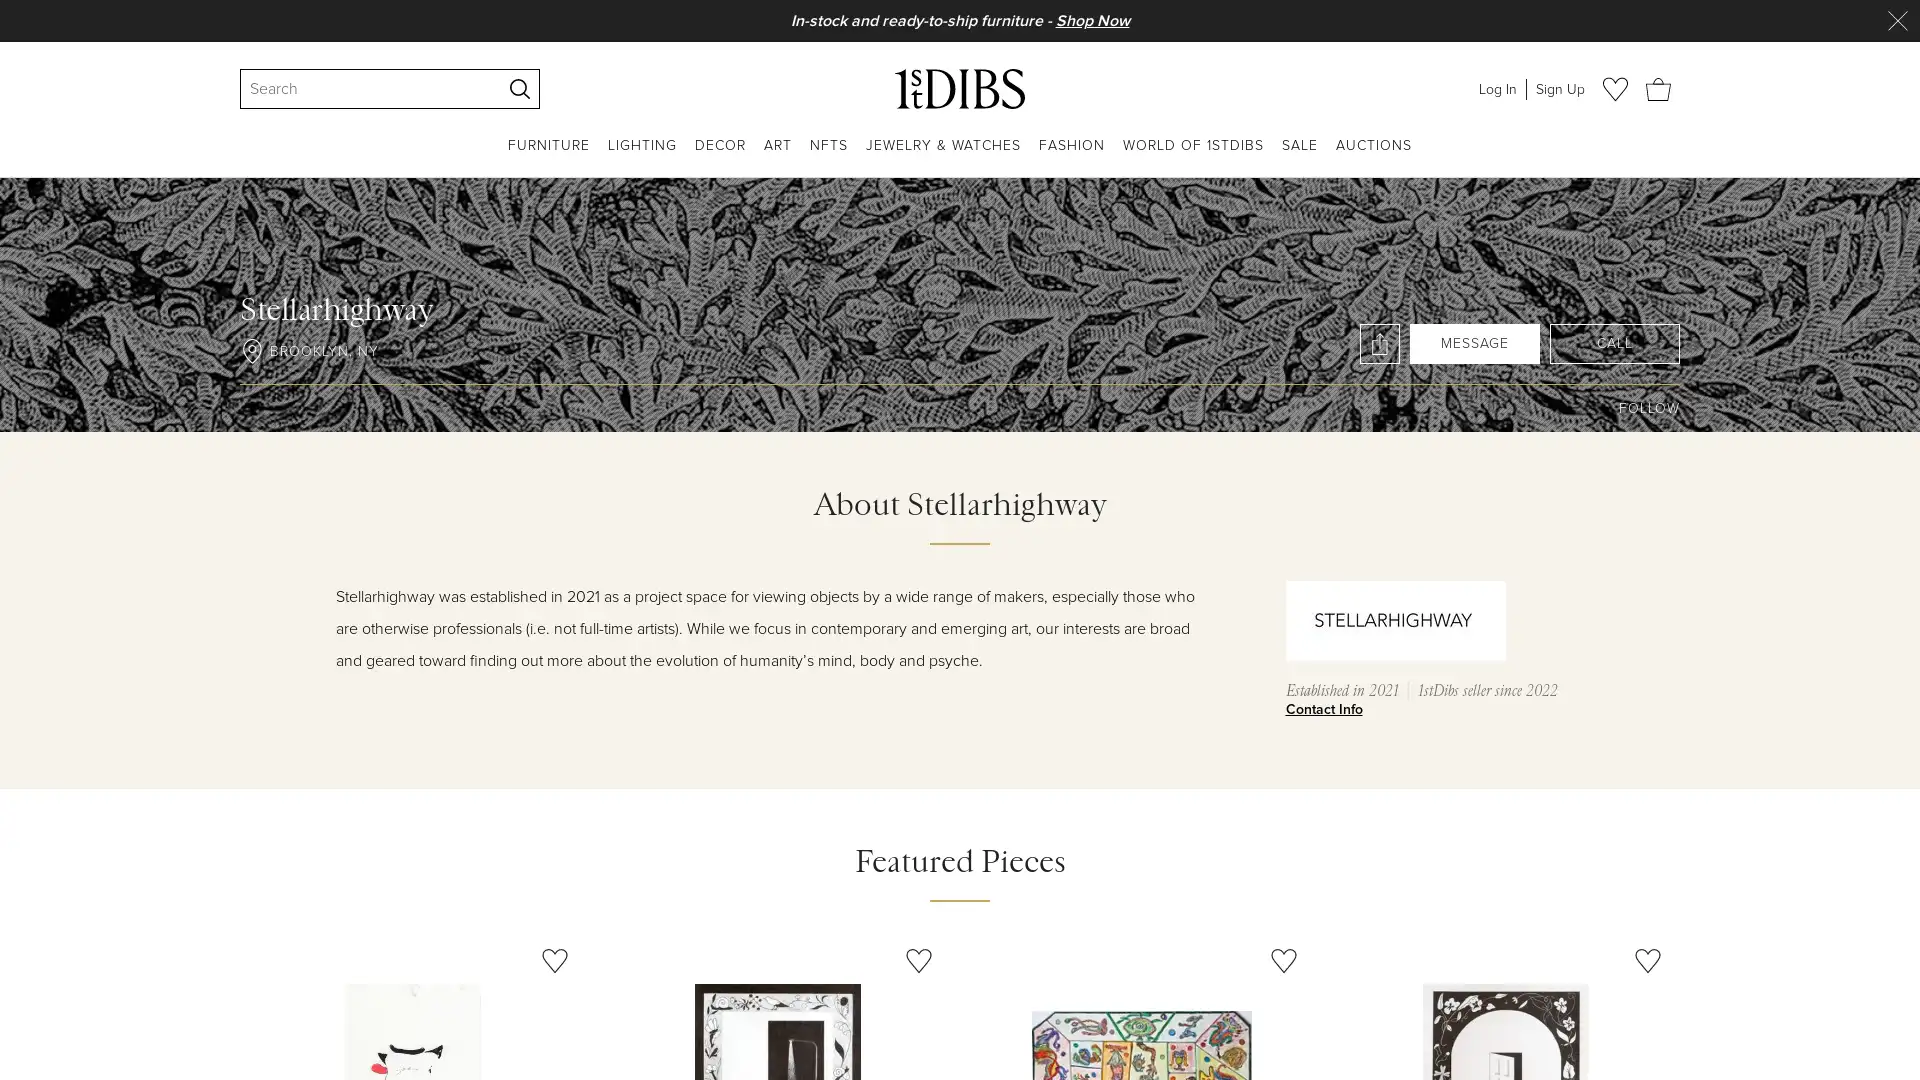 This screenshot has width=1920, height=1080. What do you see at coordinates (1474, 342) in the screenshot?
I see `MESSAGE` at bounding box center [1474, 342].